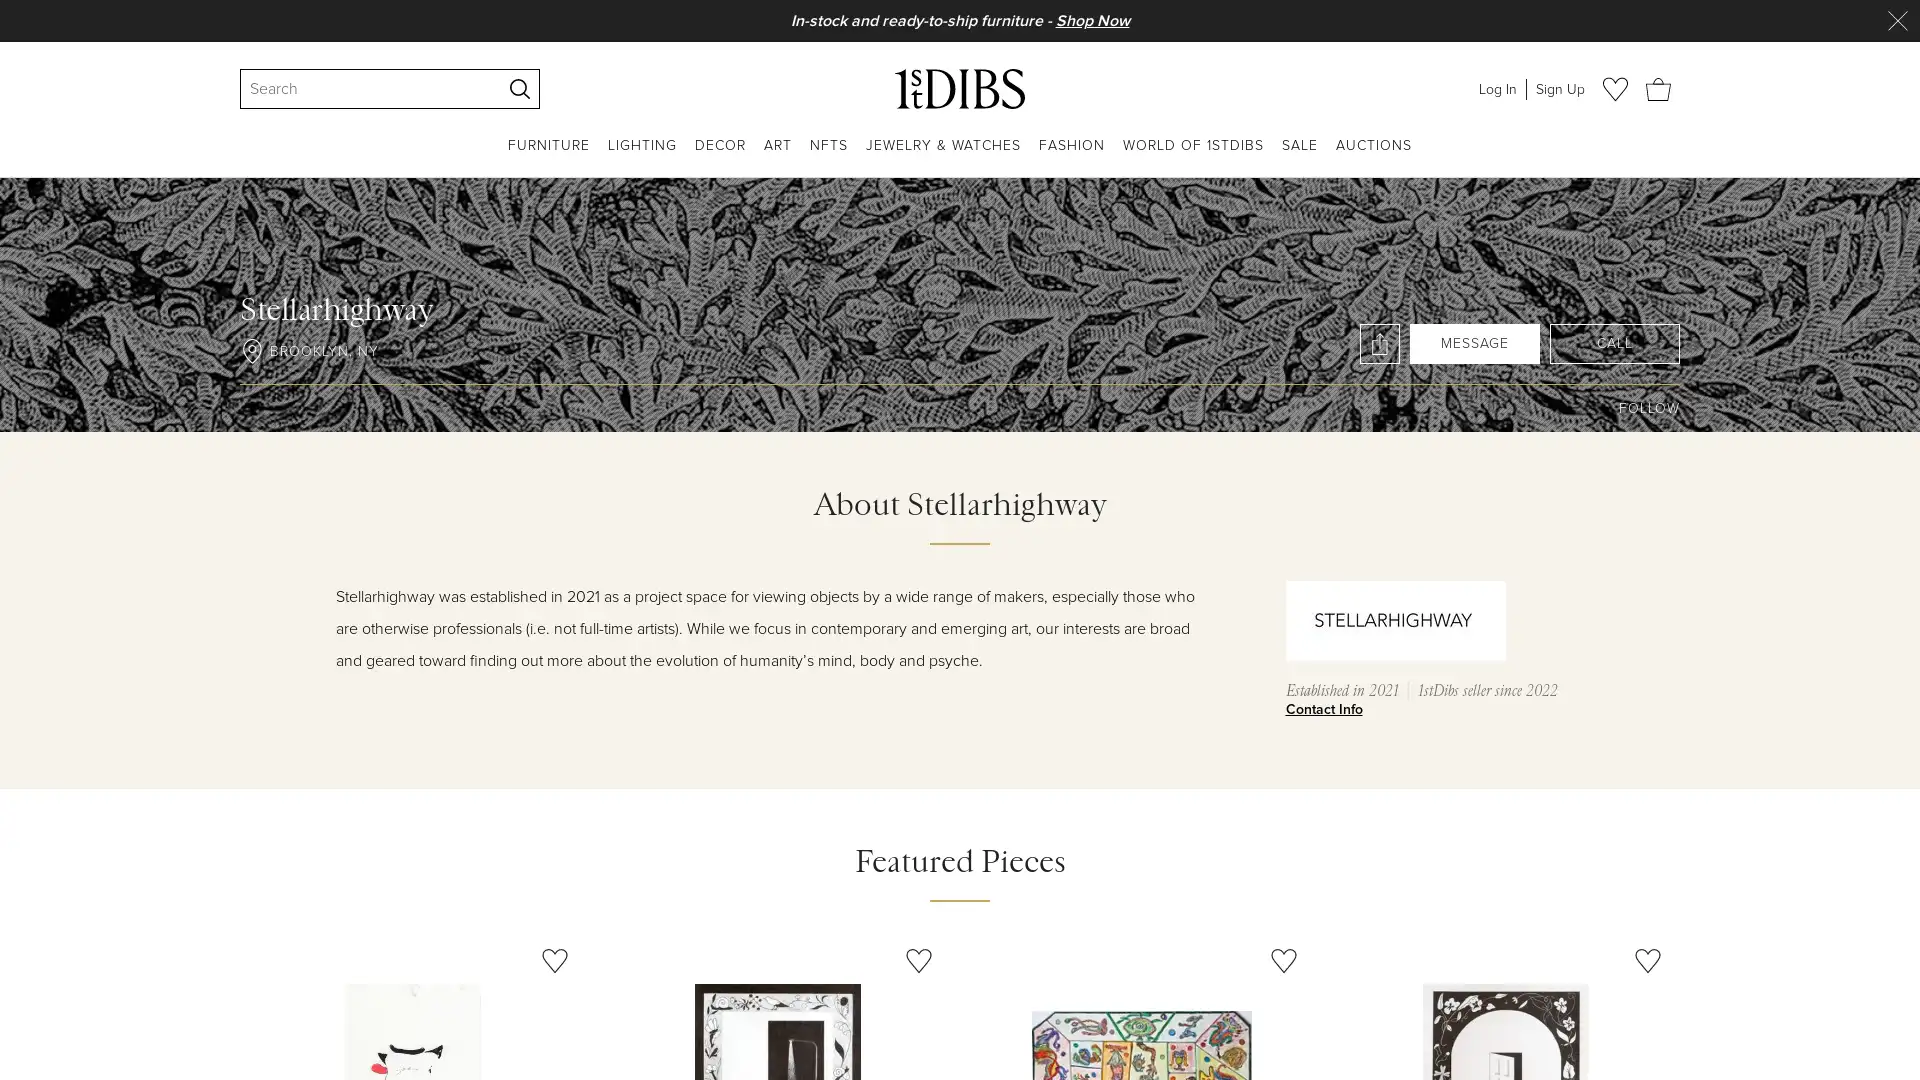 This screenshot has width=1920, height=1080. What do you see at coordinates (1474, 342) in the screenshot?
I see `MESSAGE` at bounding box center [1474, 342].